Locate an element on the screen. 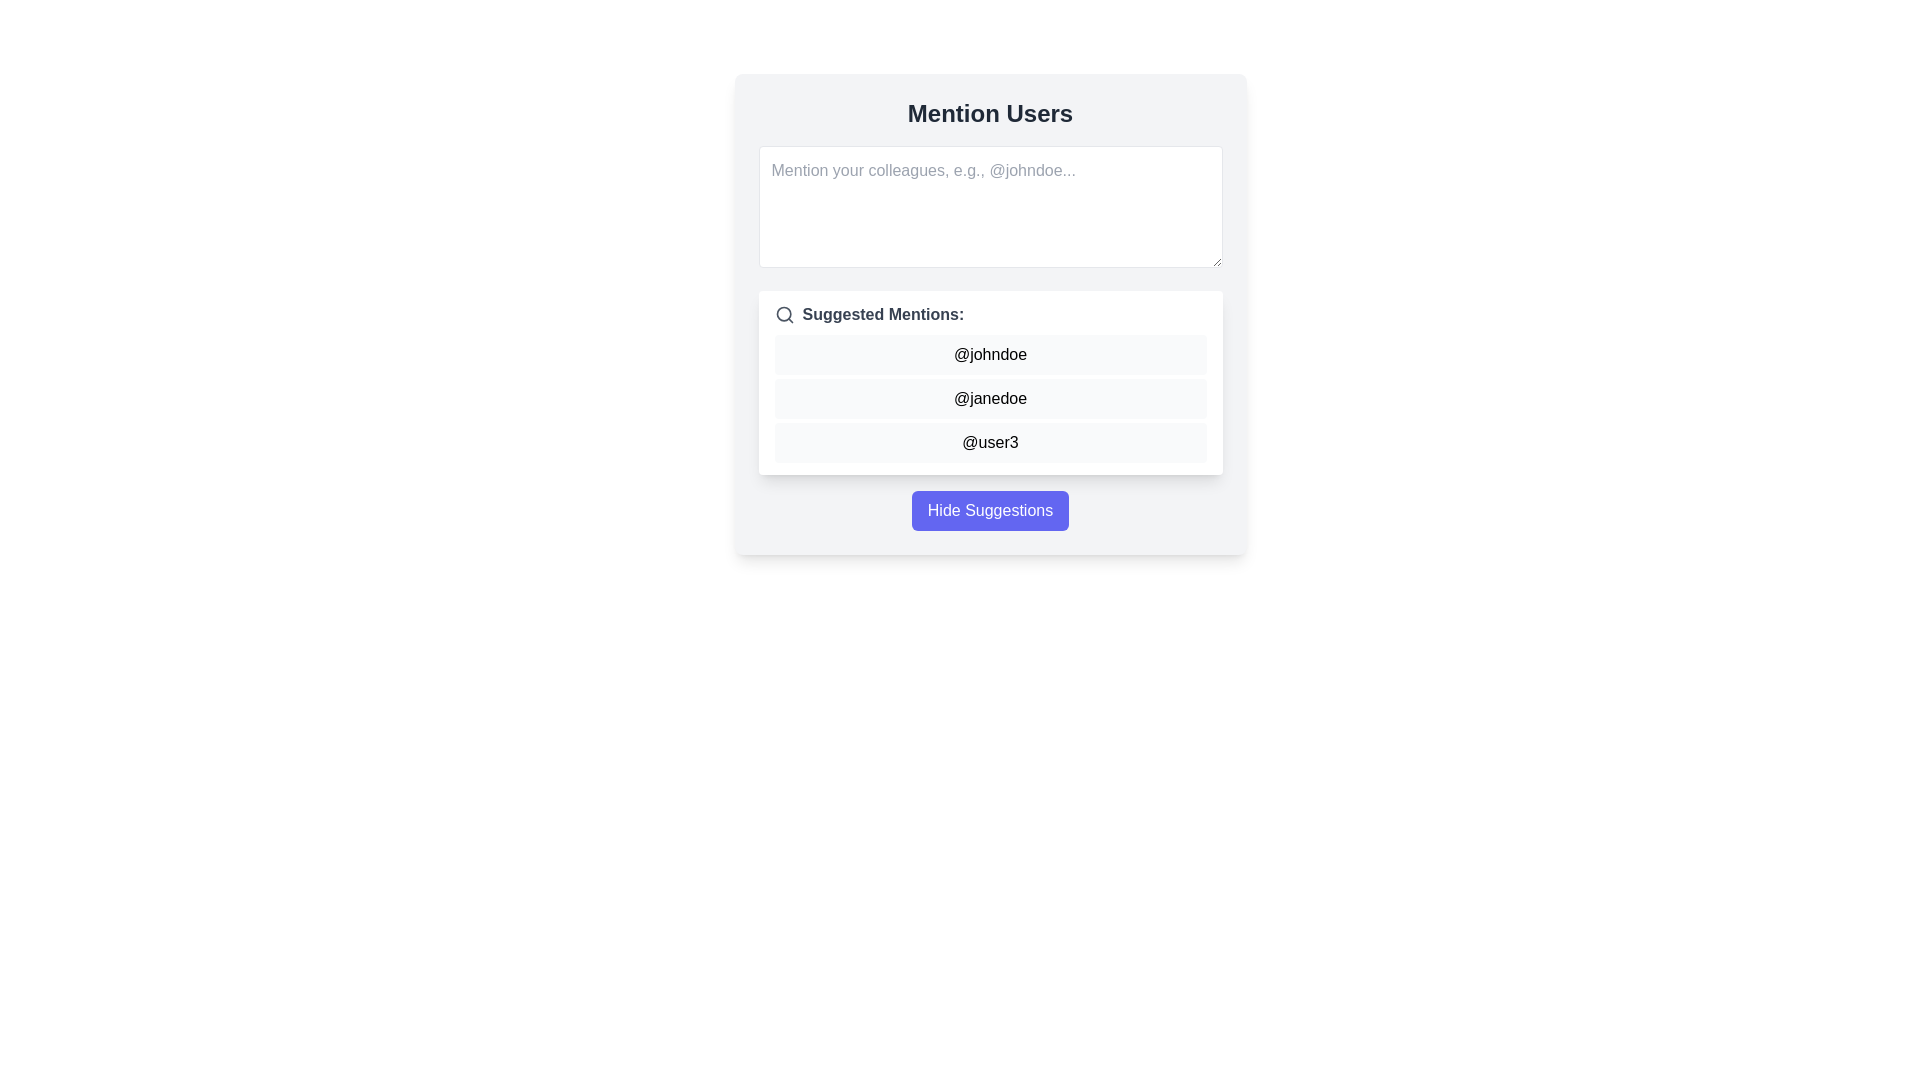  the interactive text option displaying the username '@janedoe' is located at coordinates (990, 398).